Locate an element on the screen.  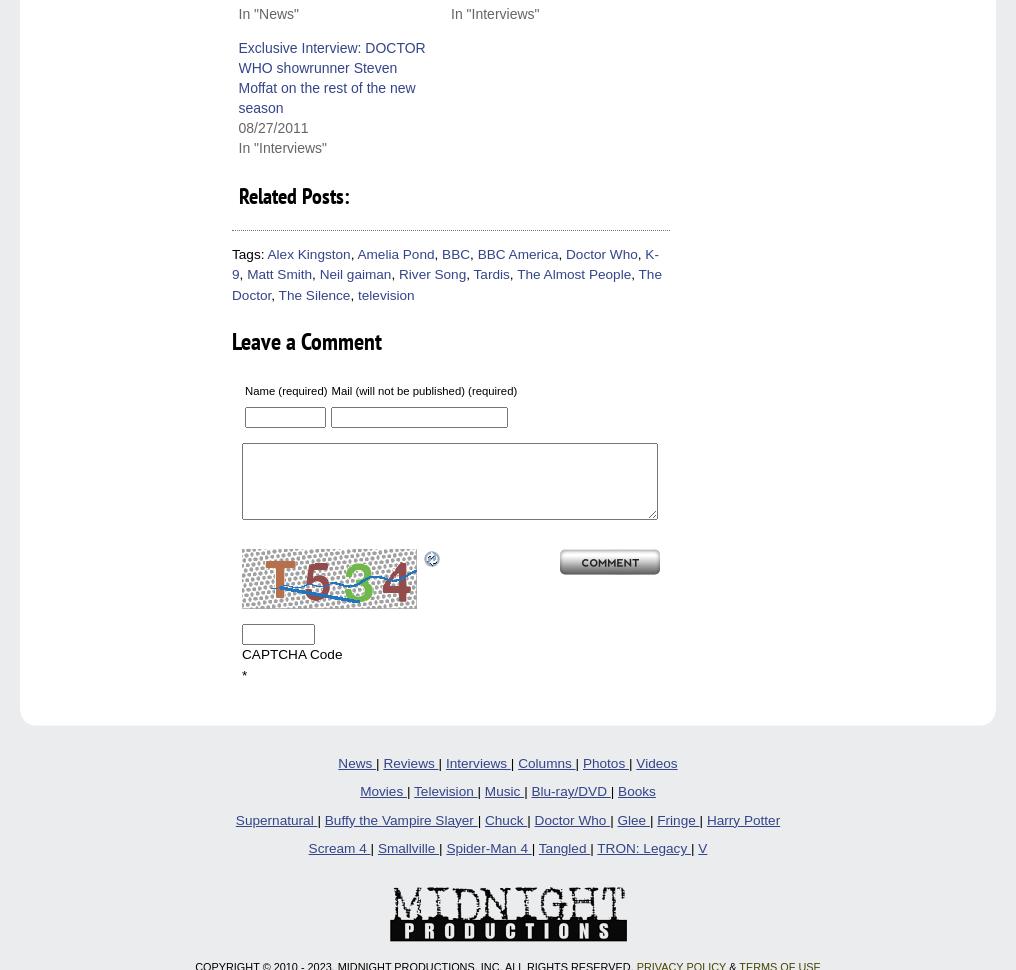
'Related Posts:' is located at coordinates (292, 194).